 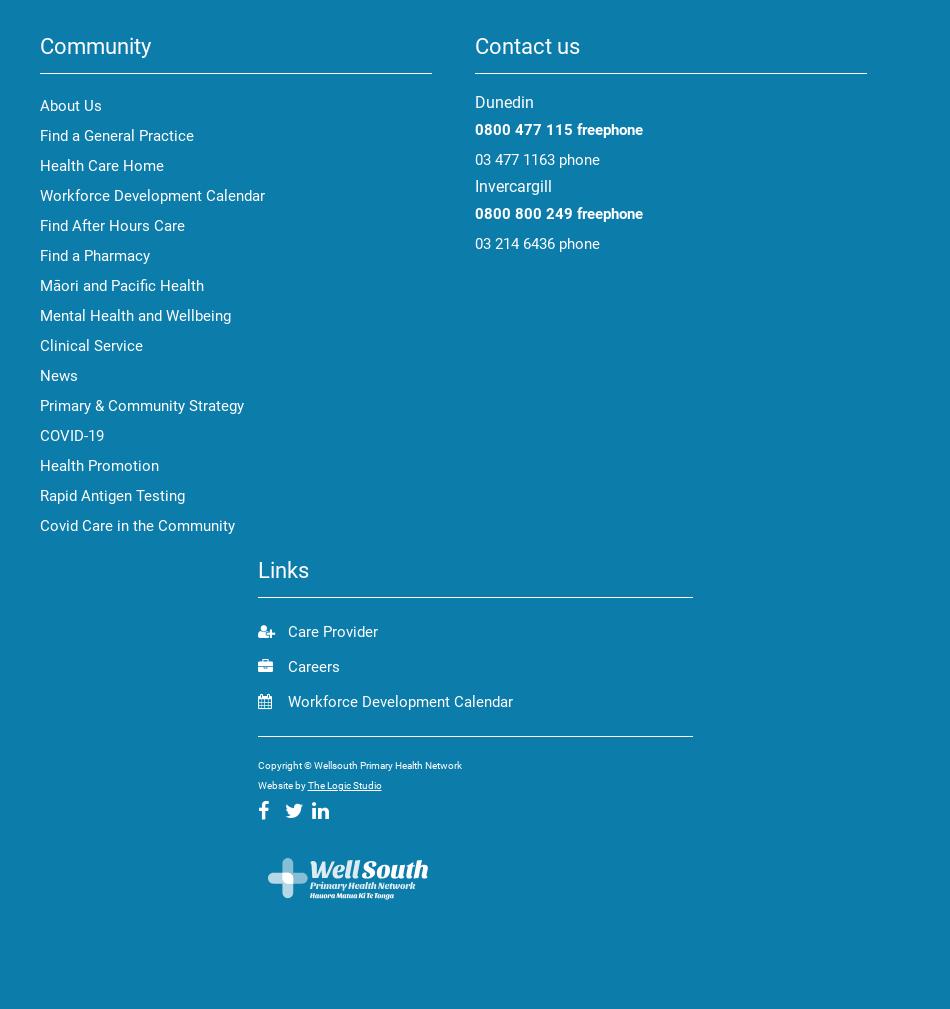 I want to click on 'Health Promotion', so click(x=99, y=464).